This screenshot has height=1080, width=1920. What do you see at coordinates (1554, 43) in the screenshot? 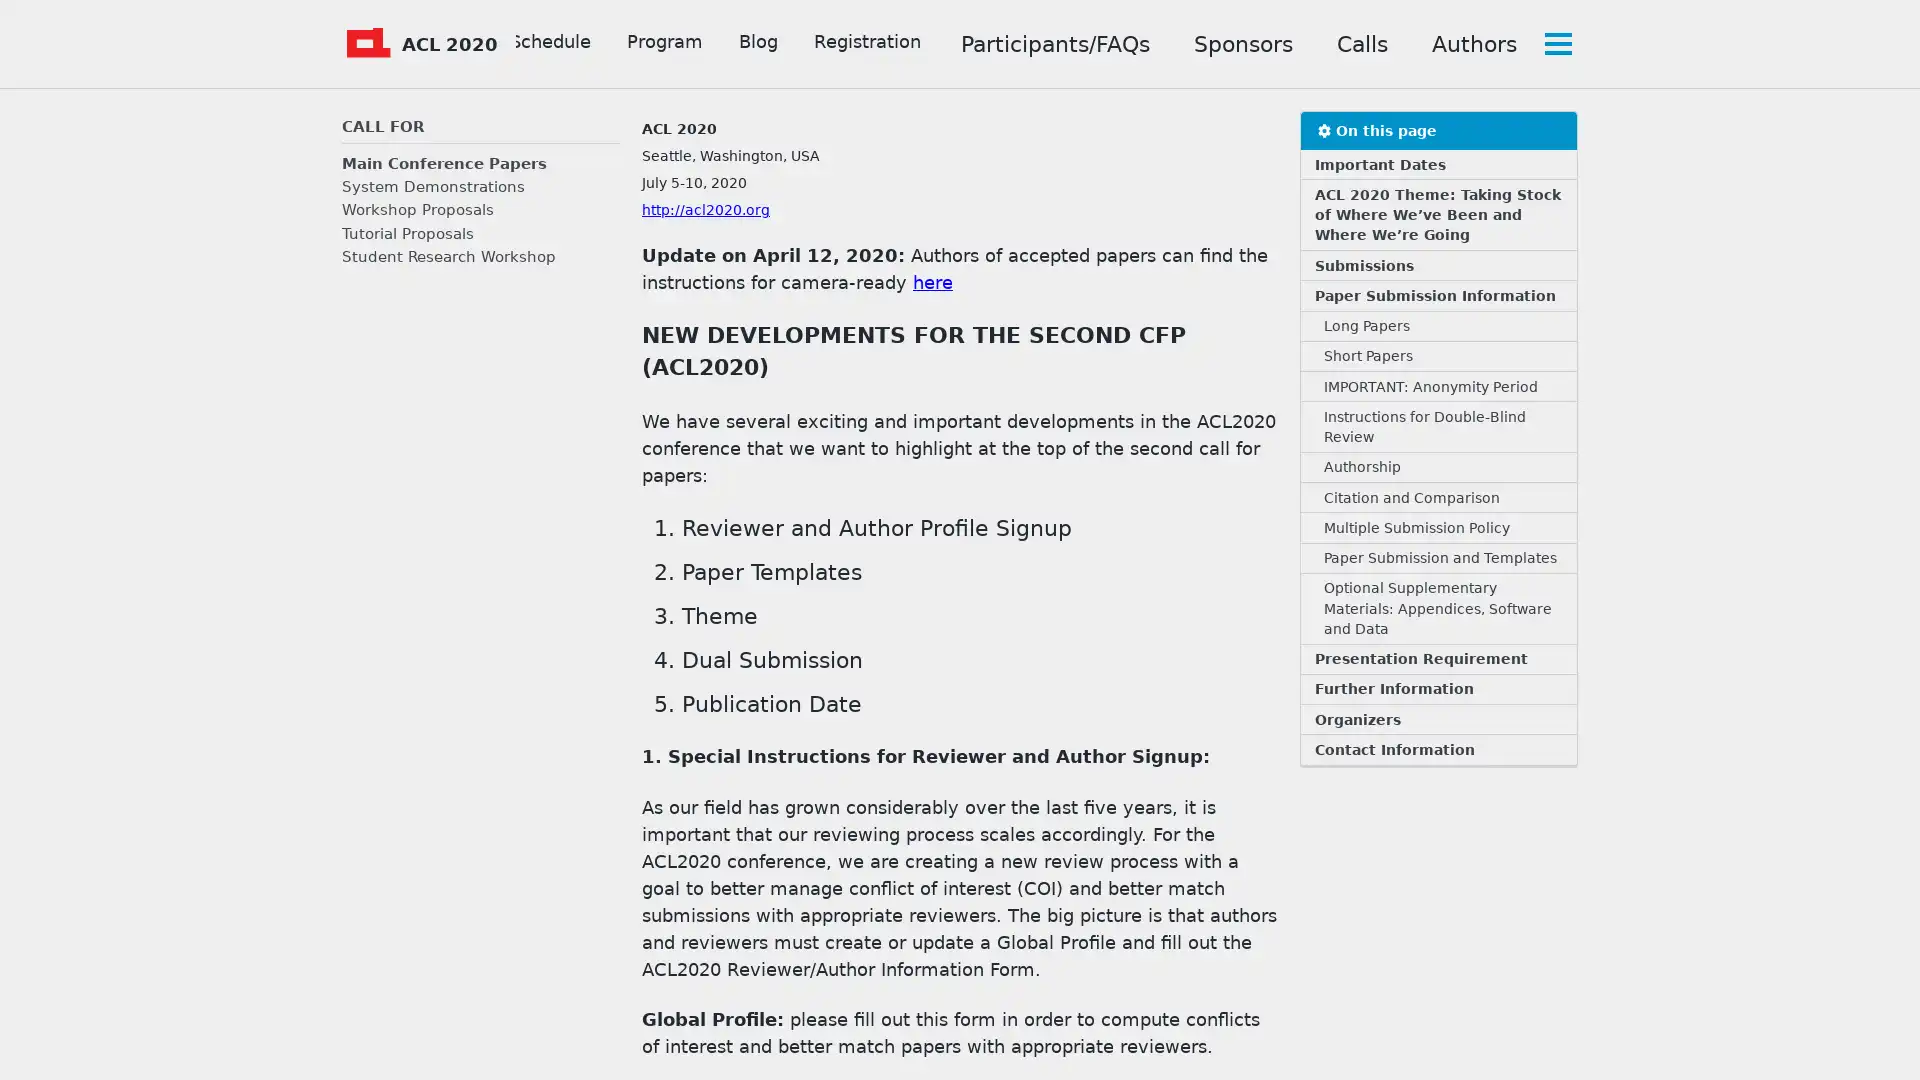
I see `Toggle menu` at bounding box center [1554, 43].